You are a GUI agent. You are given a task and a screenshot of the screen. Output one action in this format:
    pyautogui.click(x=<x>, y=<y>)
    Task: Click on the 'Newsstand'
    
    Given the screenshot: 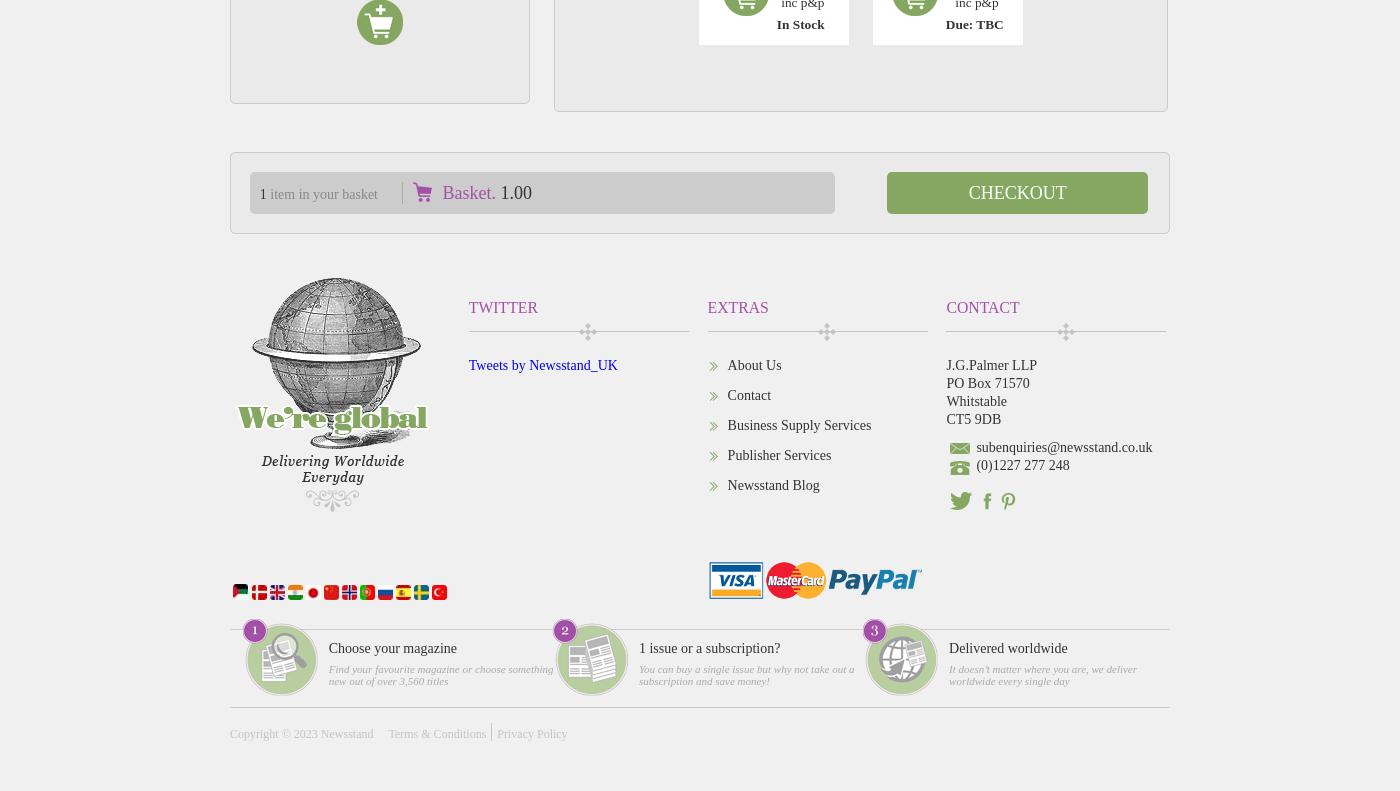 What is the action you would take?
    pyautogui.click(x=346, y=732)
    